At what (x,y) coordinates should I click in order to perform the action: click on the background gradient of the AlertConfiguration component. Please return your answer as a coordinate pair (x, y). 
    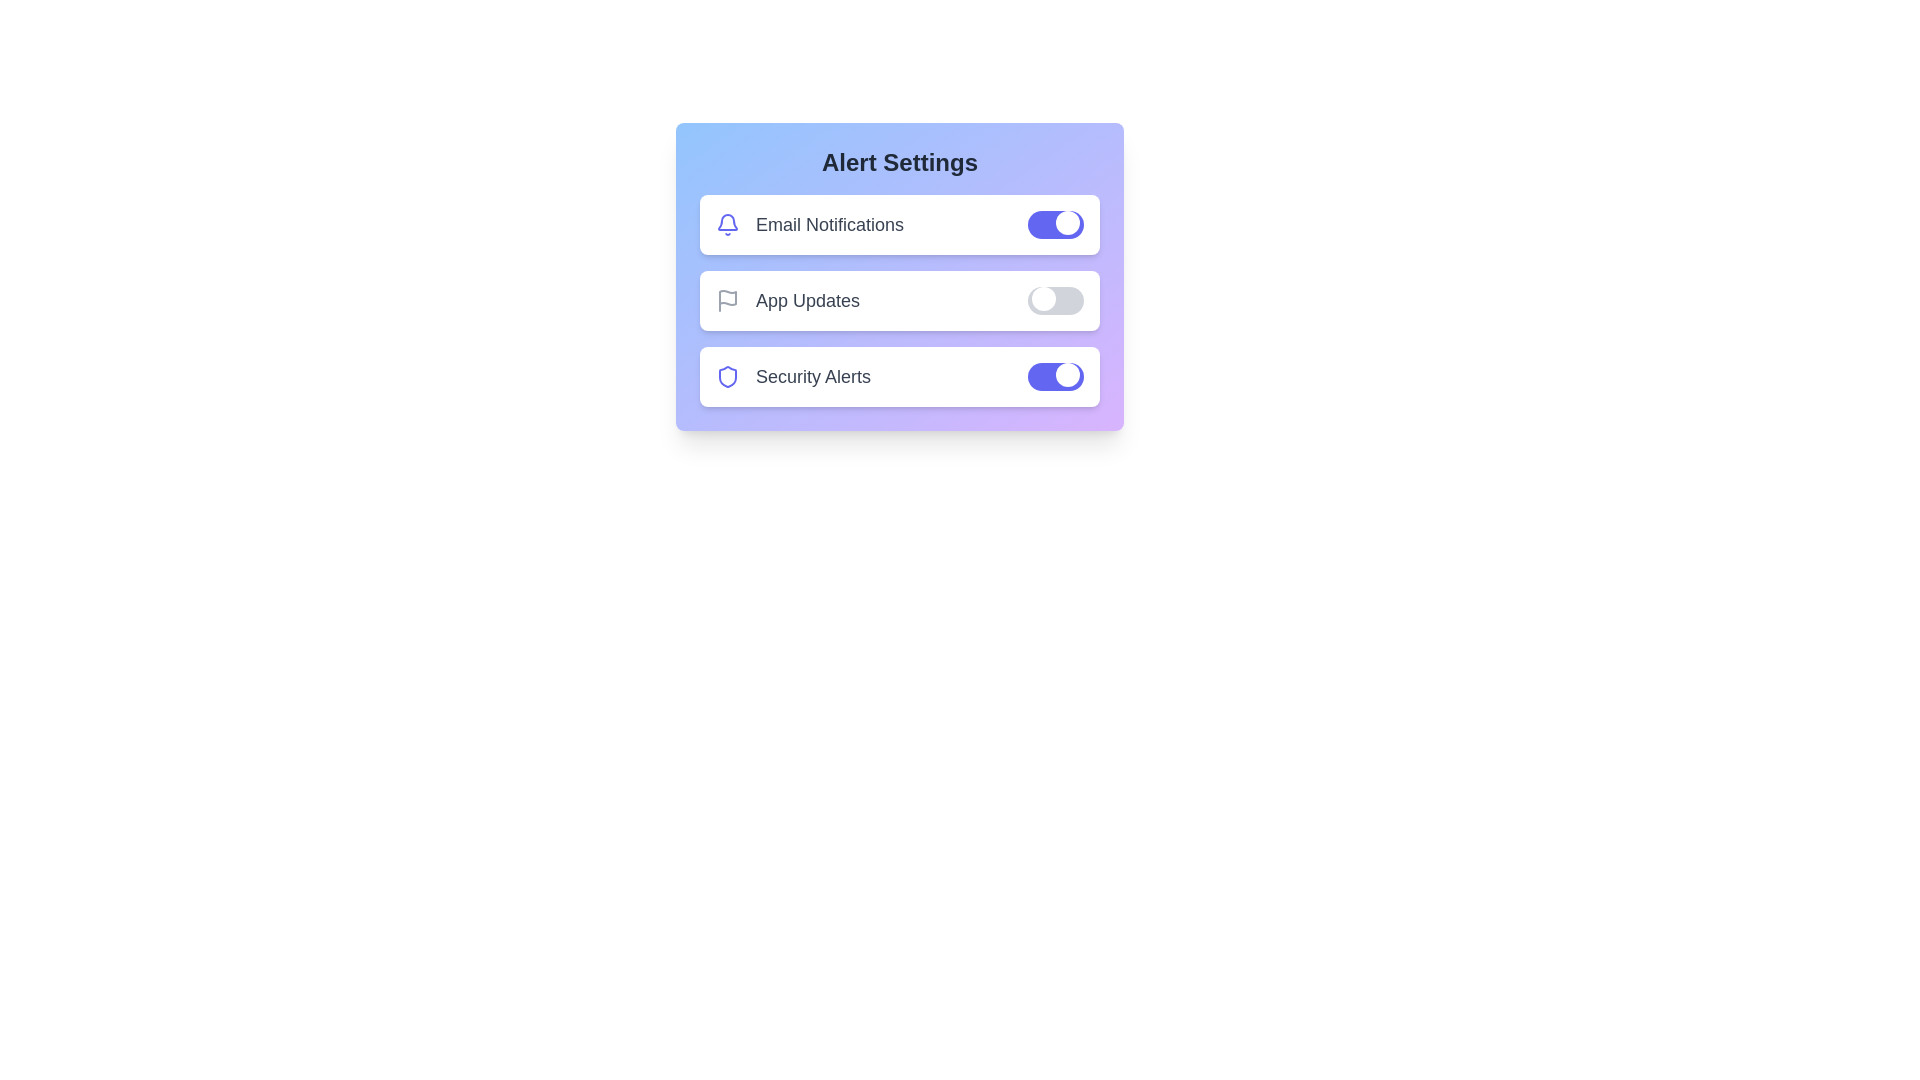
    Looking at the image, I should click on (899, 277).